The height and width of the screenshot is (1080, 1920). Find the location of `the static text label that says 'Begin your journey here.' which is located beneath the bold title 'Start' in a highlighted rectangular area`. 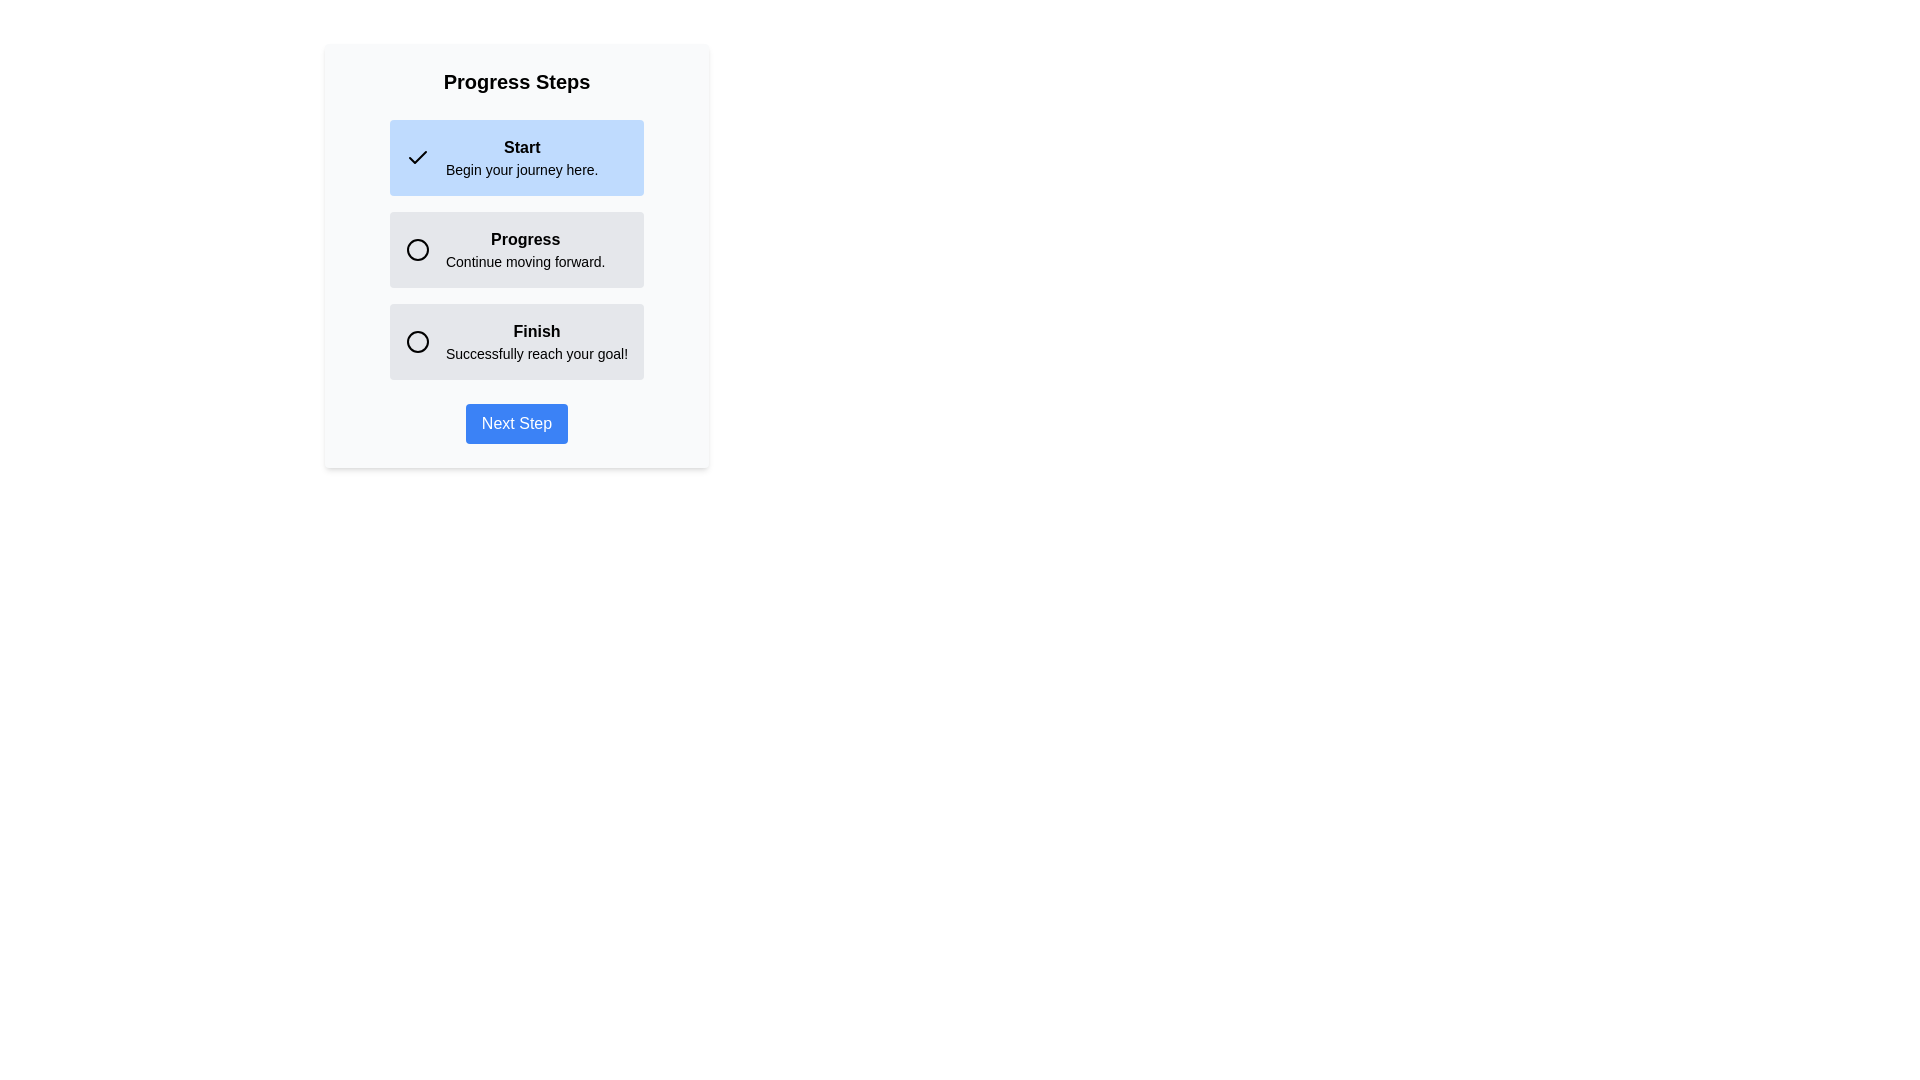

the static text label that says 'Begin your journey here.' which is located beneath the bold title 'Start' in a highlighted rectangular area is located at coordinates (522, 168).